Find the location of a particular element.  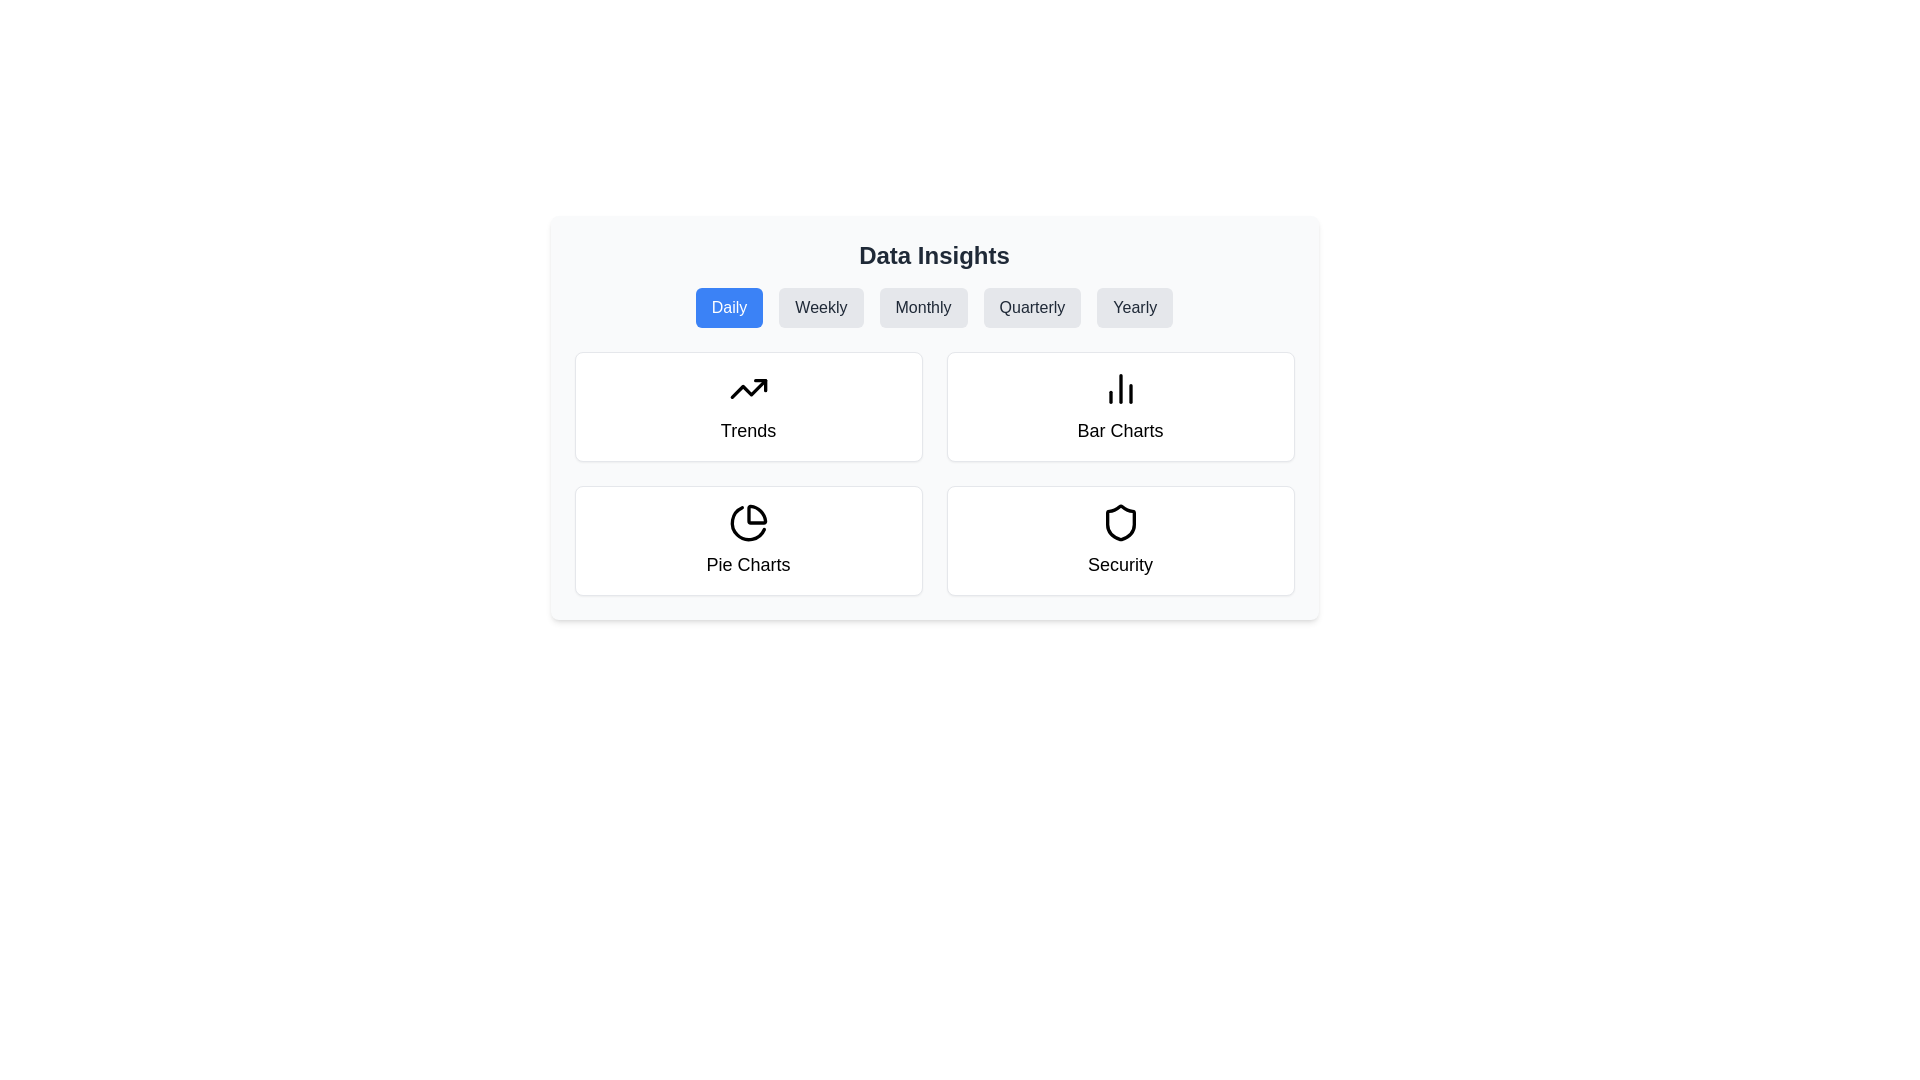

the text label displaying 'Pie Charts', which is located at the bottom of a card structure under the pie chart icon in the bottom-left grid component is located at coordinates (747, 564).